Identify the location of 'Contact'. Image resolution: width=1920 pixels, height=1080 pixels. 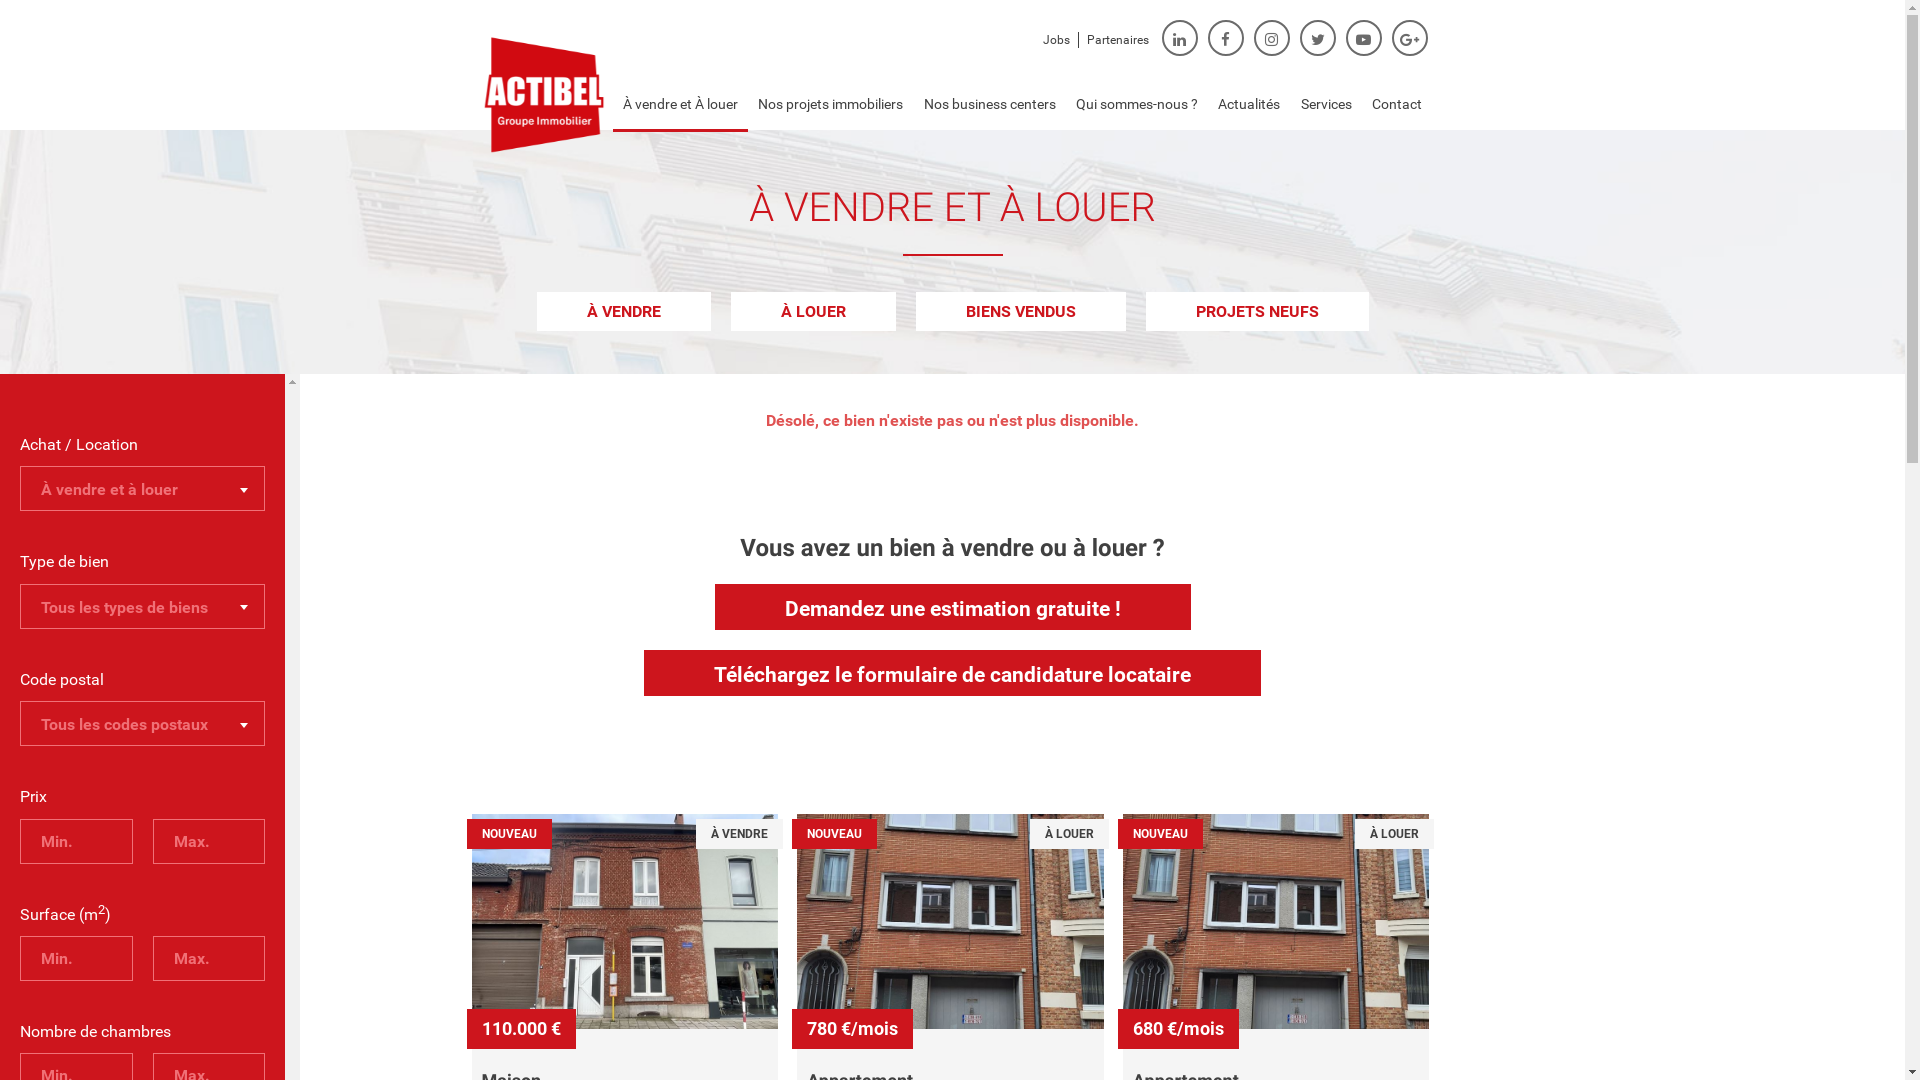
(1395, 104).